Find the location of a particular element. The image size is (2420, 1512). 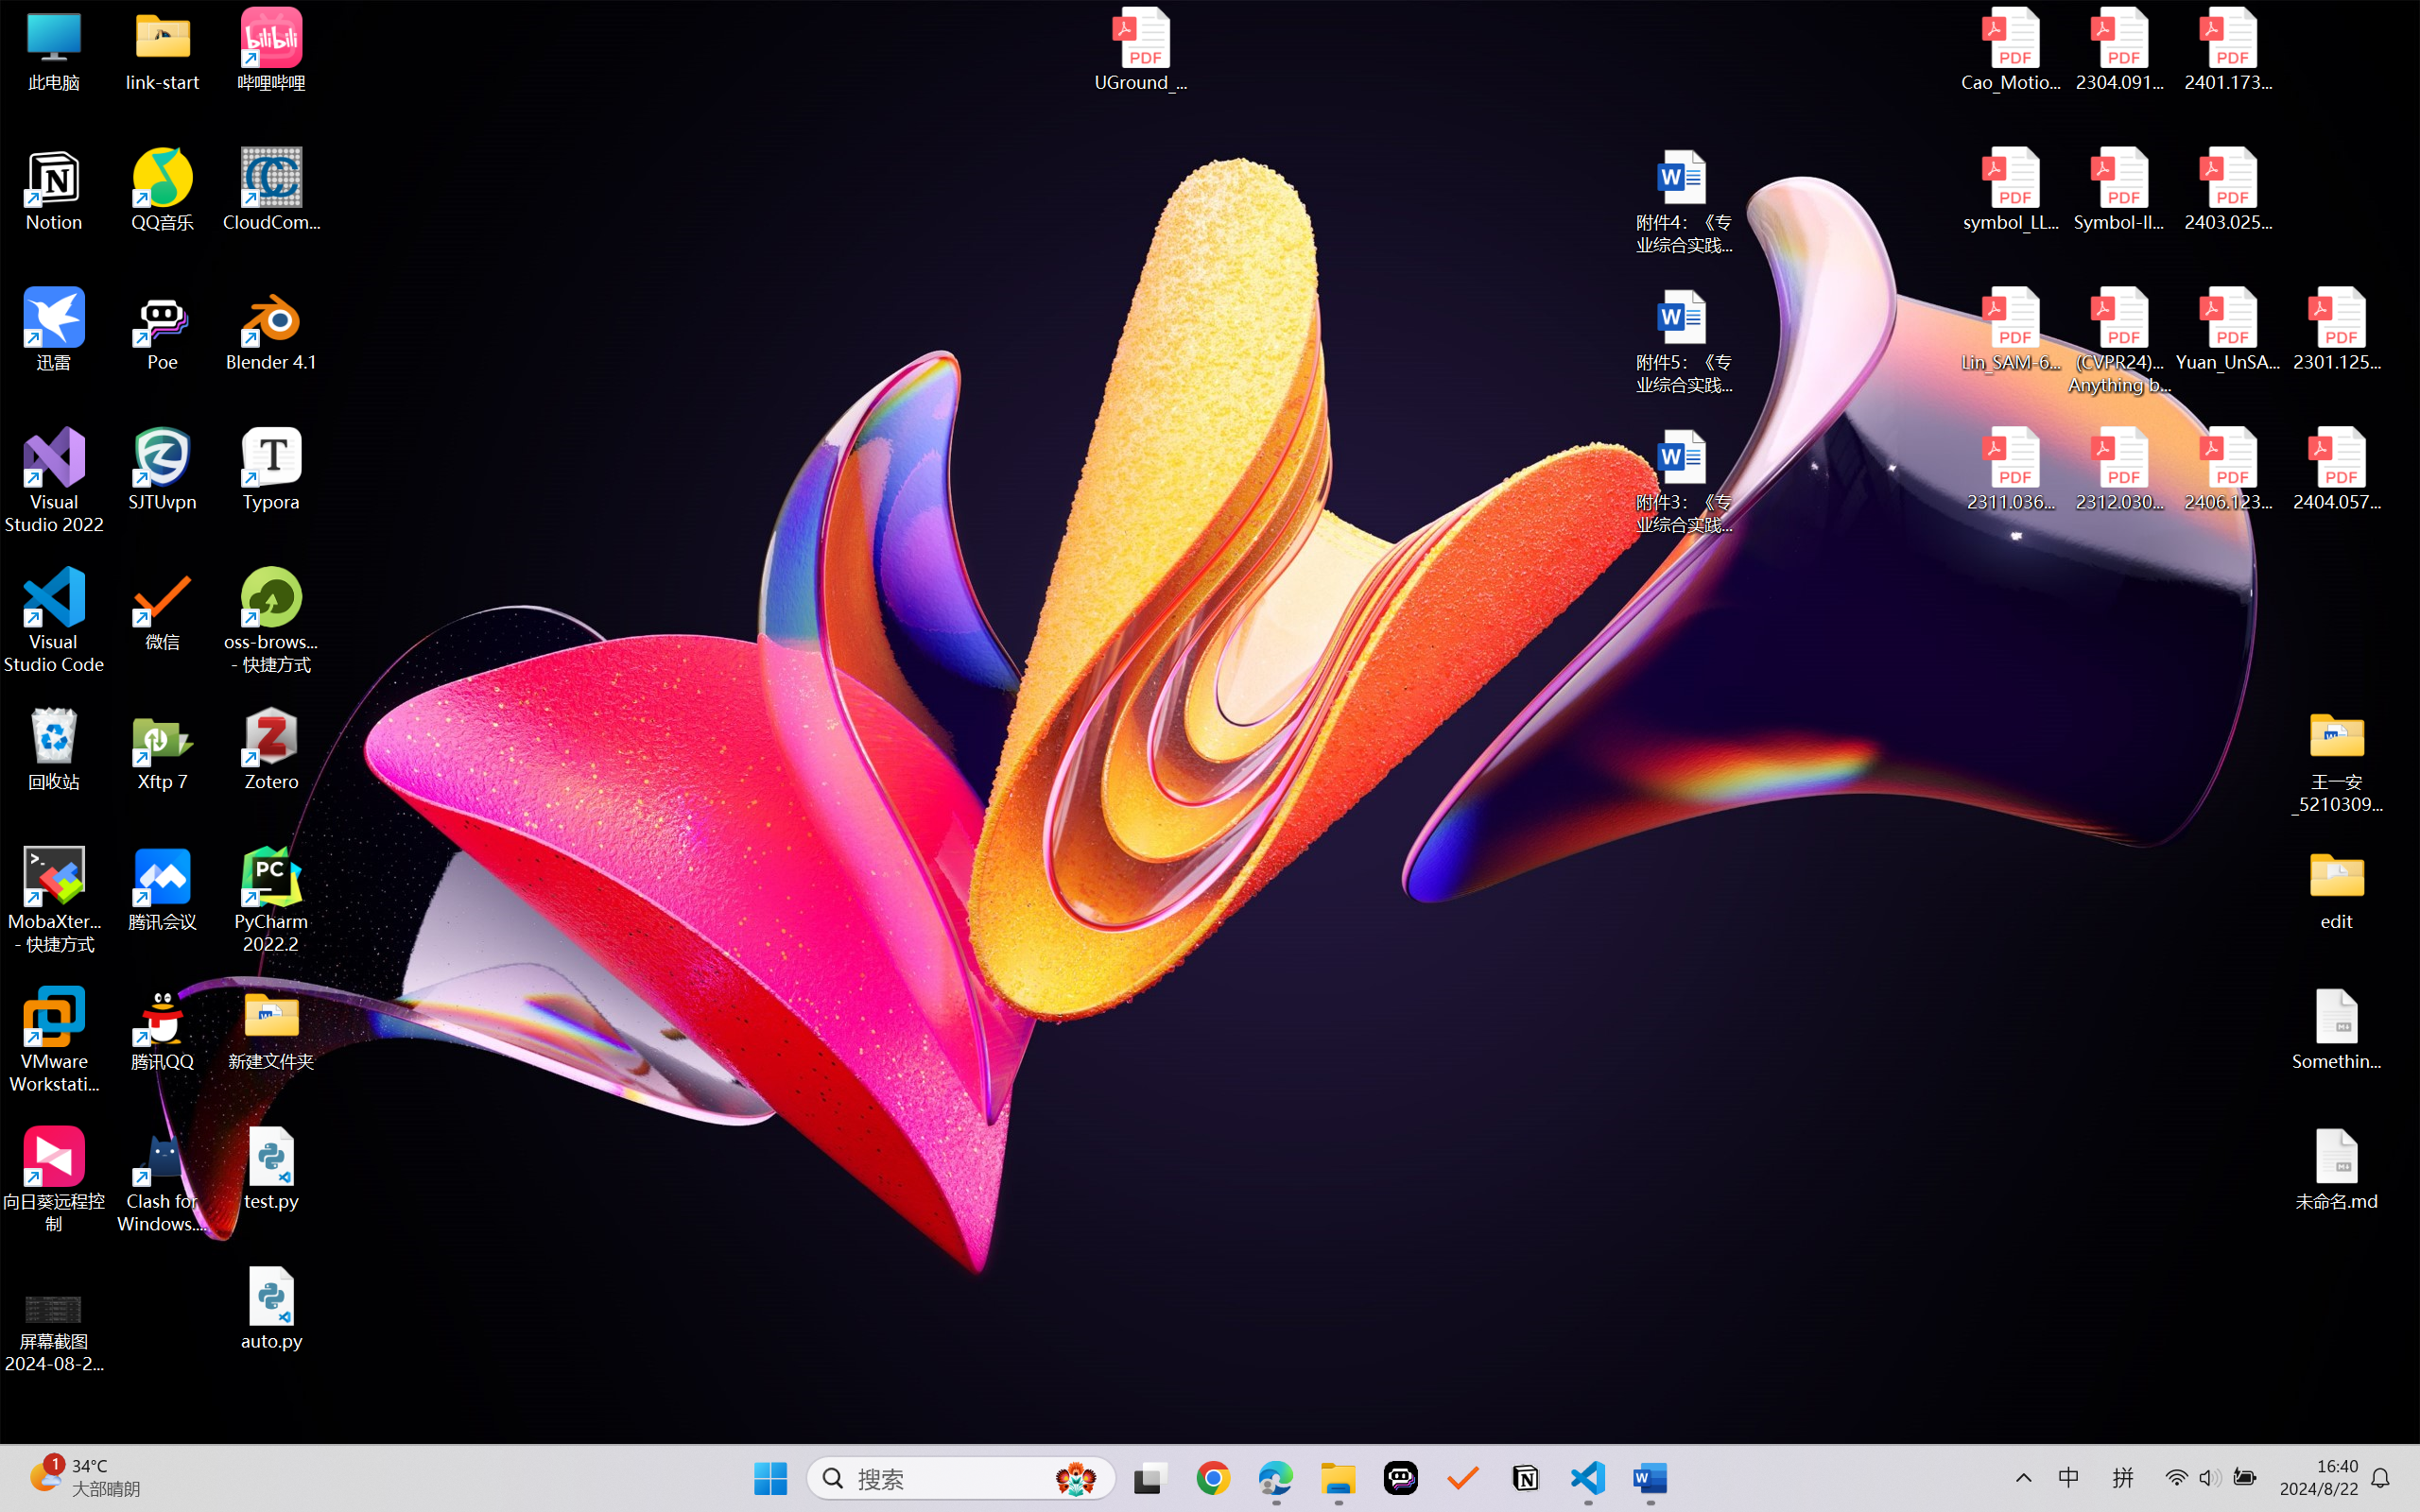

'UGround_paper.pdf' is located at coordinates (1141, 49).